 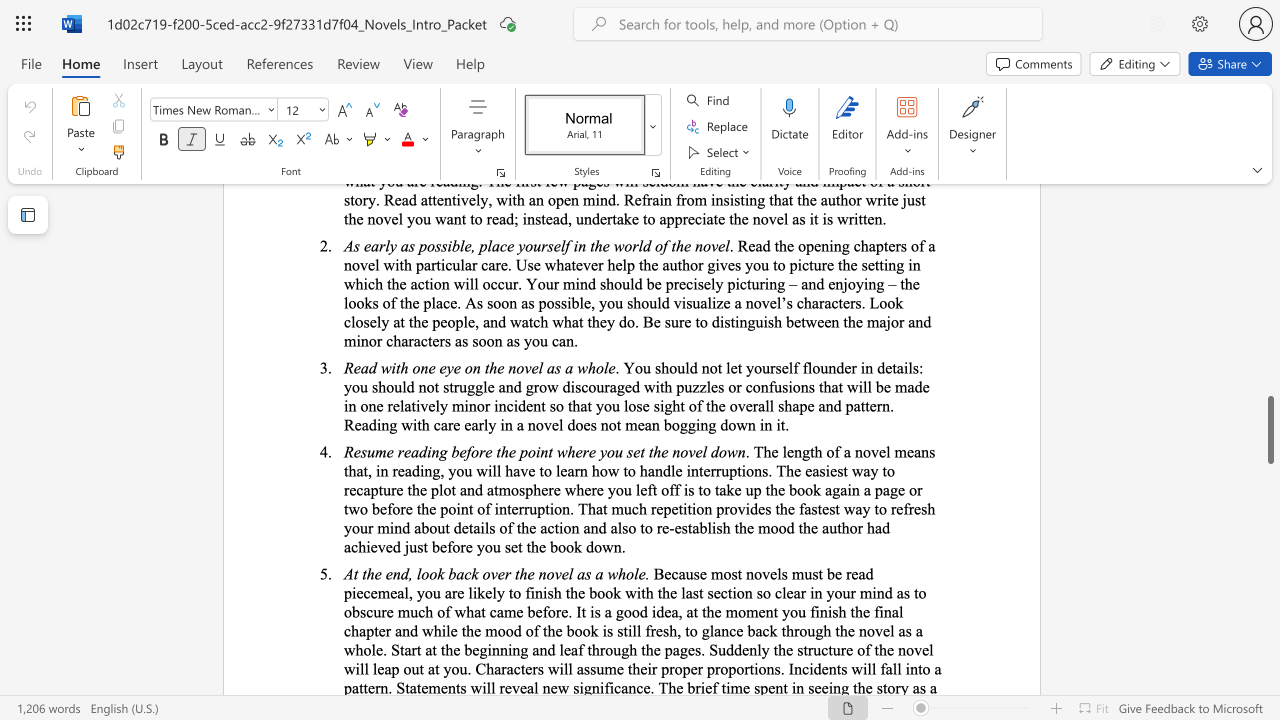 I want to click on the space between the continuous character "a" and "c" in the text, so click(x=463, y=573).